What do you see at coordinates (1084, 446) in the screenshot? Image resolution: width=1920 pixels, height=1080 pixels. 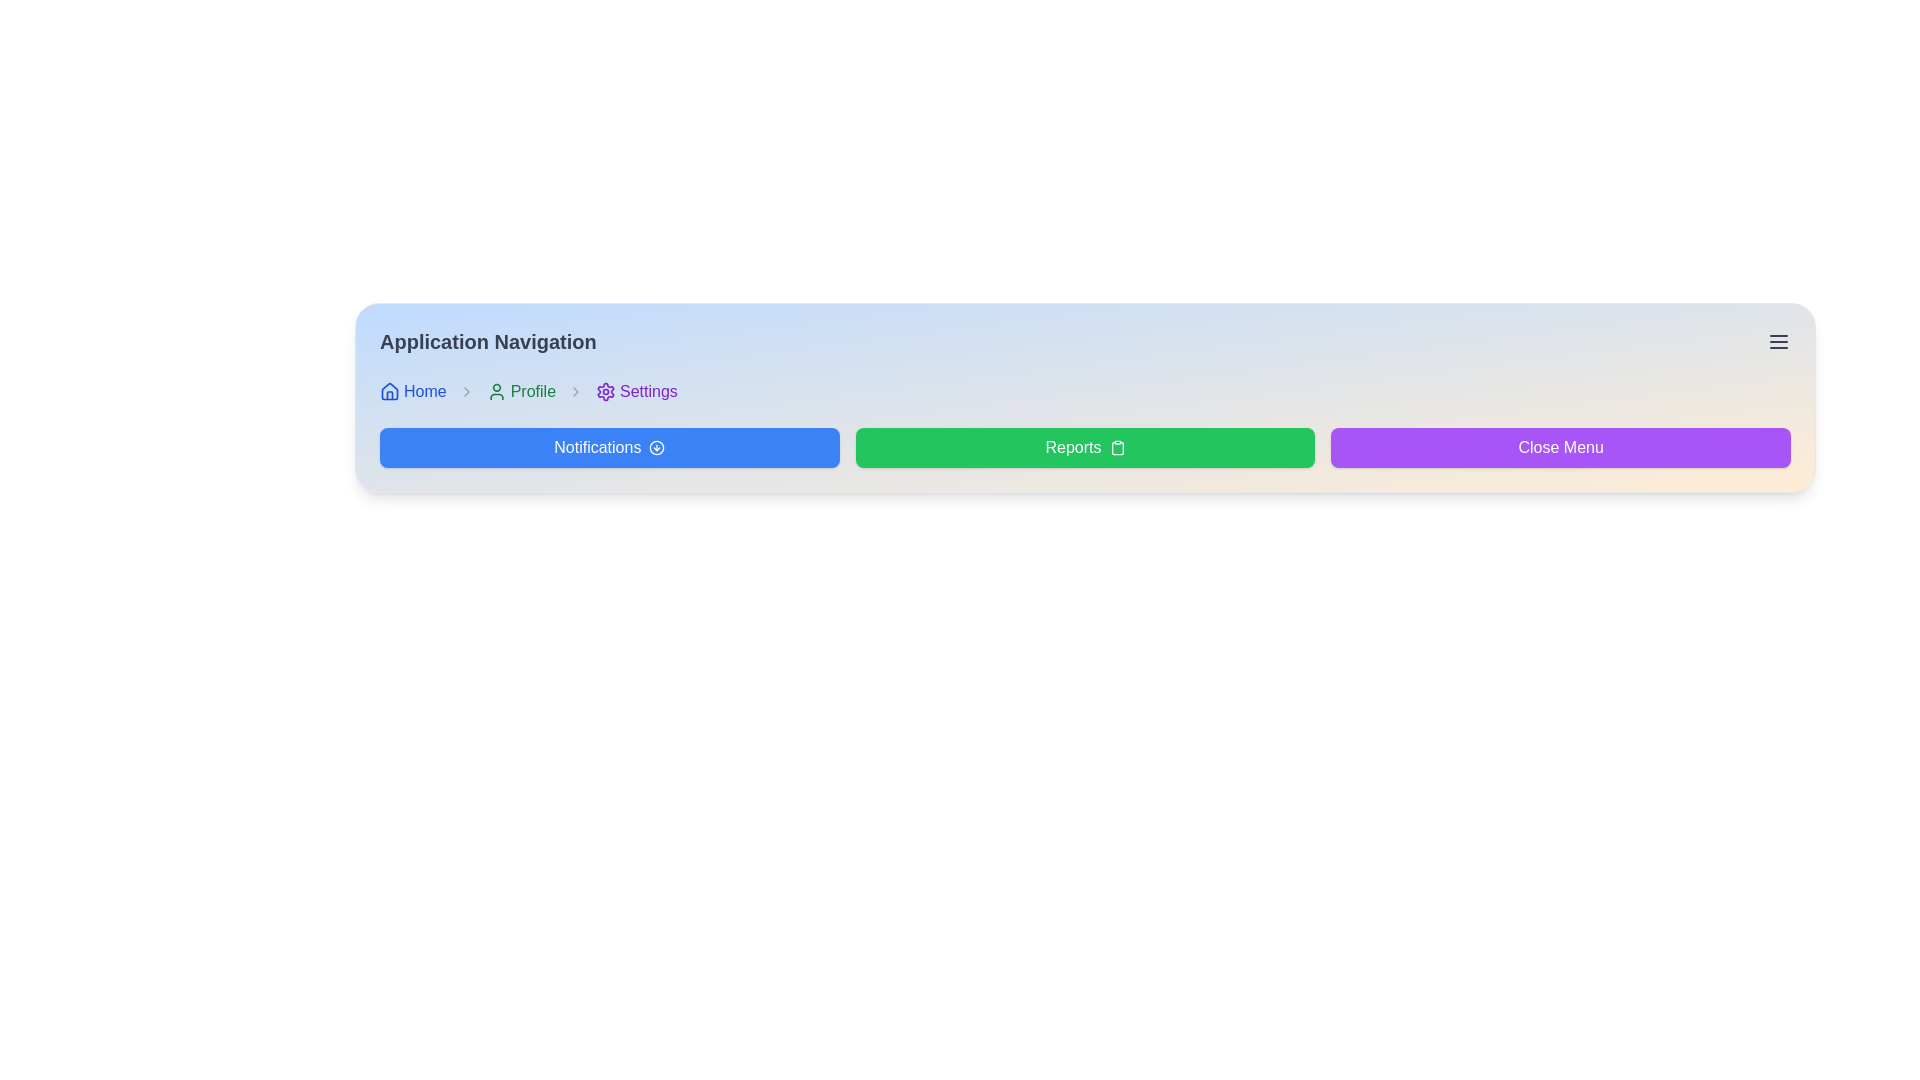 I see `the 'Reports' button, which is centrally located among three buttons` at bounding box center [1084, 446].